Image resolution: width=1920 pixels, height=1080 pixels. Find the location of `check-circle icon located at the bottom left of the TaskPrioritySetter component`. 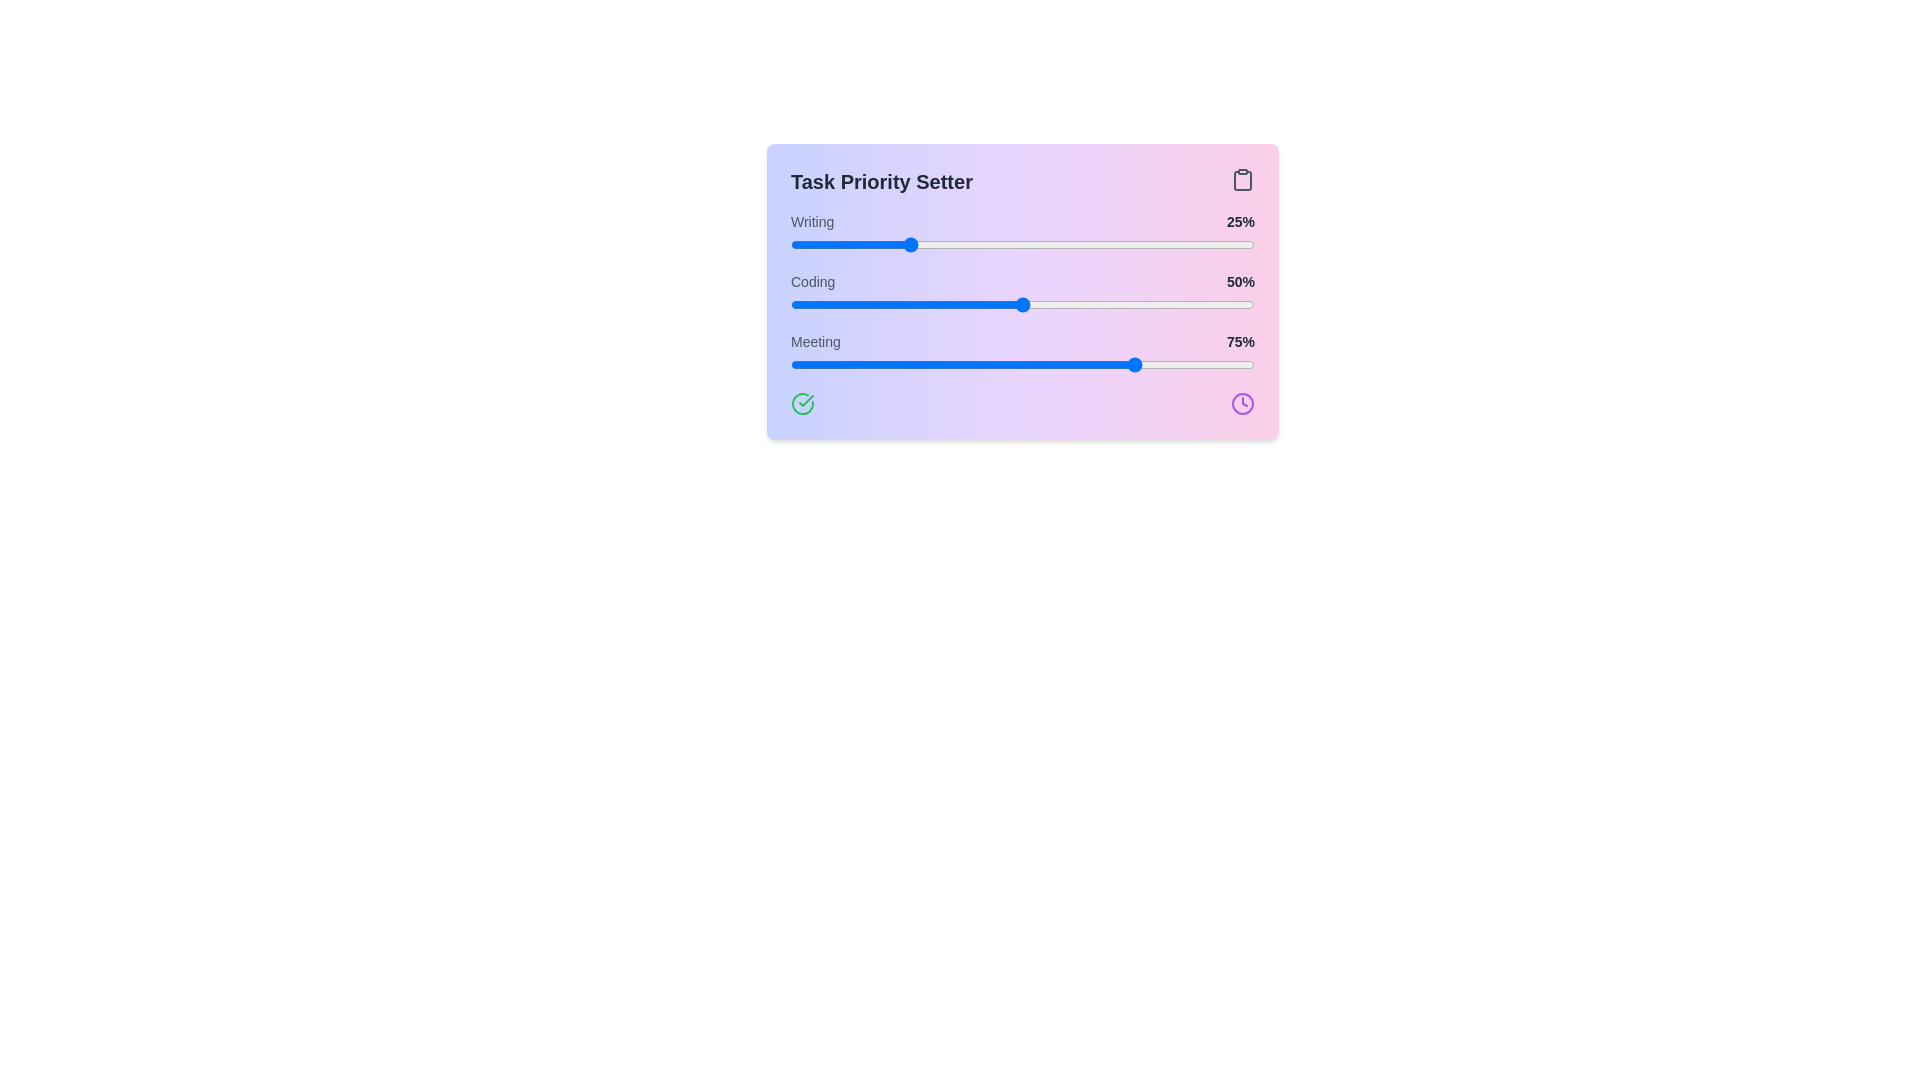

check-circle icon located at the bottom left of the TaskPrioritySetter component is located at coordinates (802, 404).